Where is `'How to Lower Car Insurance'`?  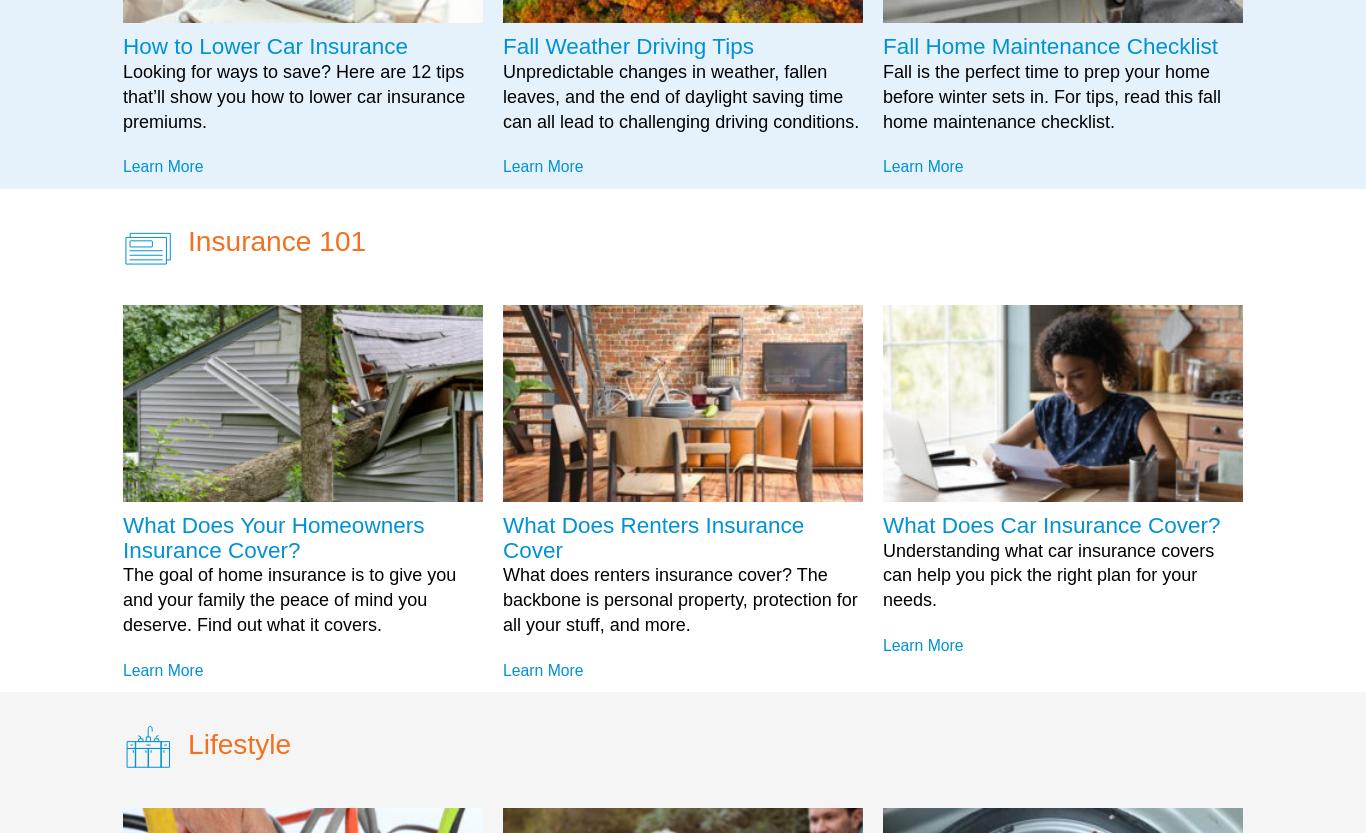
'How to Lower Car Insurance' is located at coordinates (265, 46).